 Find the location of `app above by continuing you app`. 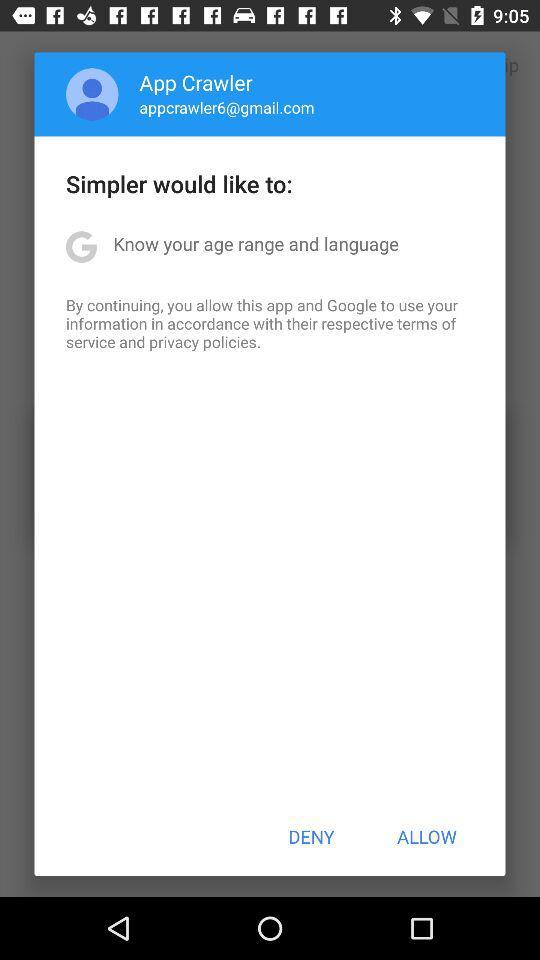

app above by continuing you app is located at coordinates (256, 242).